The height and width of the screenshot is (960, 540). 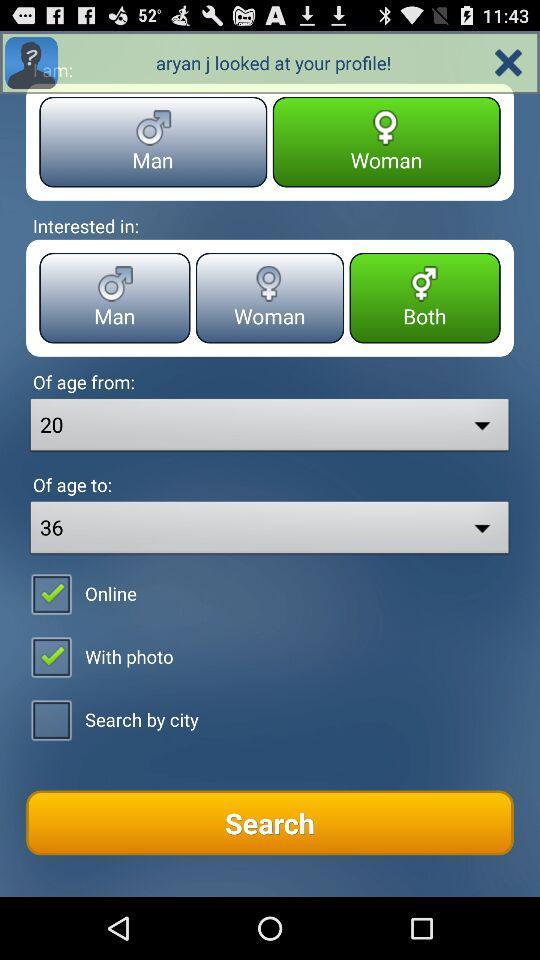 I want to click on the second check box along with text with photo, so click(x=99, y=655).